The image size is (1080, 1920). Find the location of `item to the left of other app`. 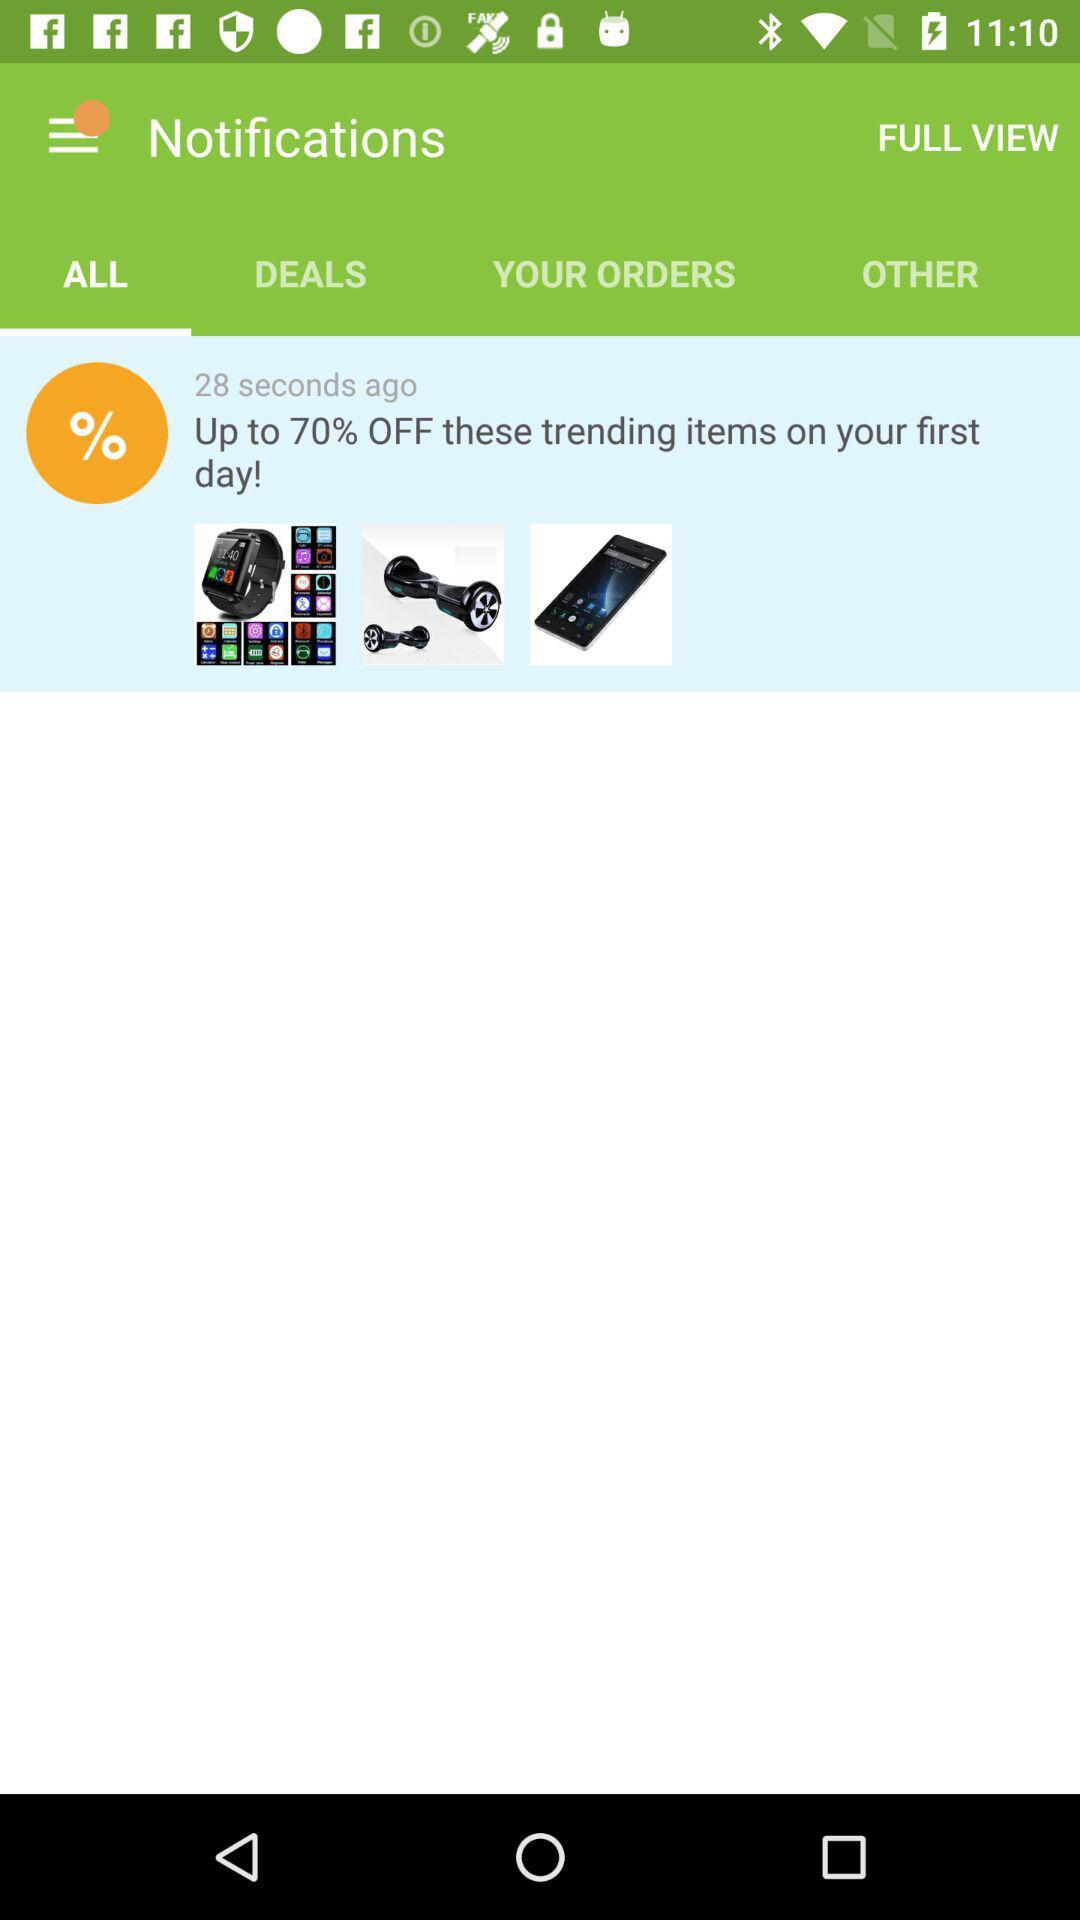

item to the left of other app is located at coordinates (613, 272).